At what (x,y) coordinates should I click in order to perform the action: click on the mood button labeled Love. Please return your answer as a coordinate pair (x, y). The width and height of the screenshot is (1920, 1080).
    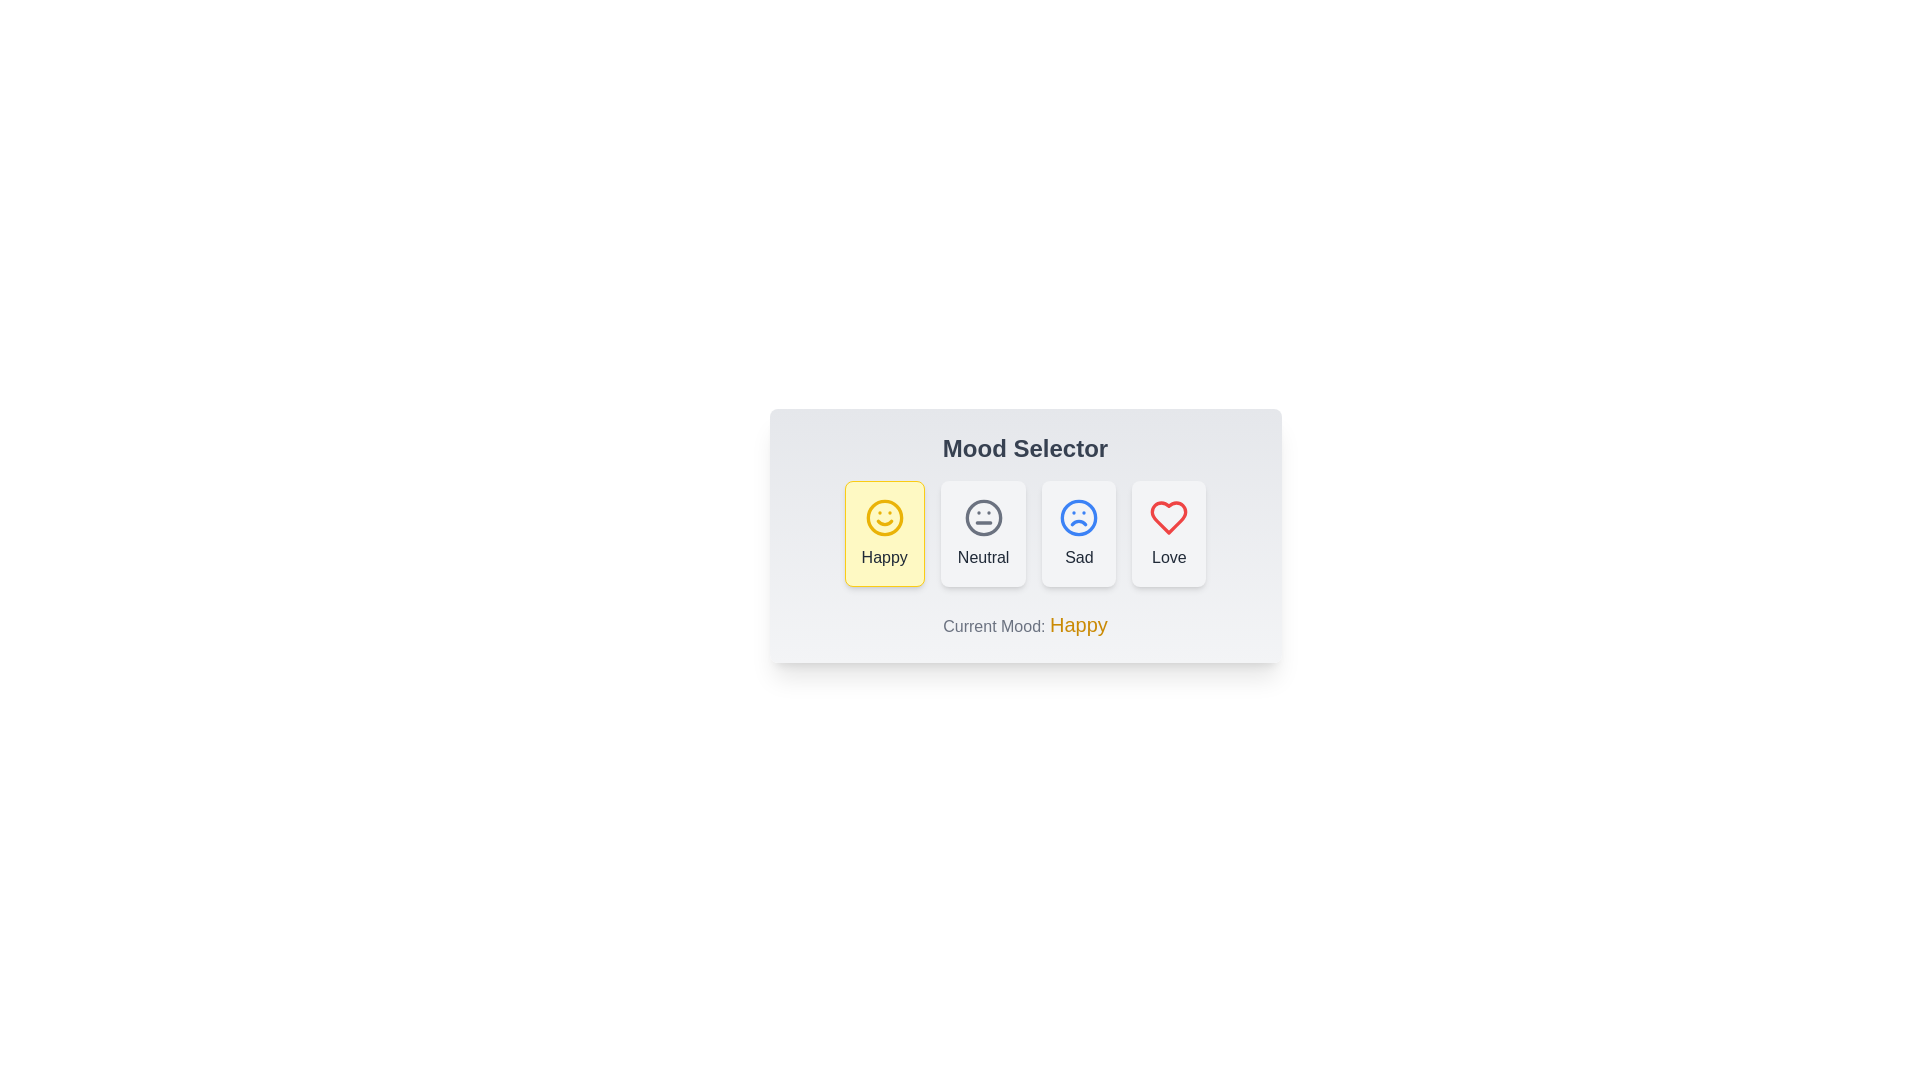
    Looking at the image, I should click on (1169, 532).